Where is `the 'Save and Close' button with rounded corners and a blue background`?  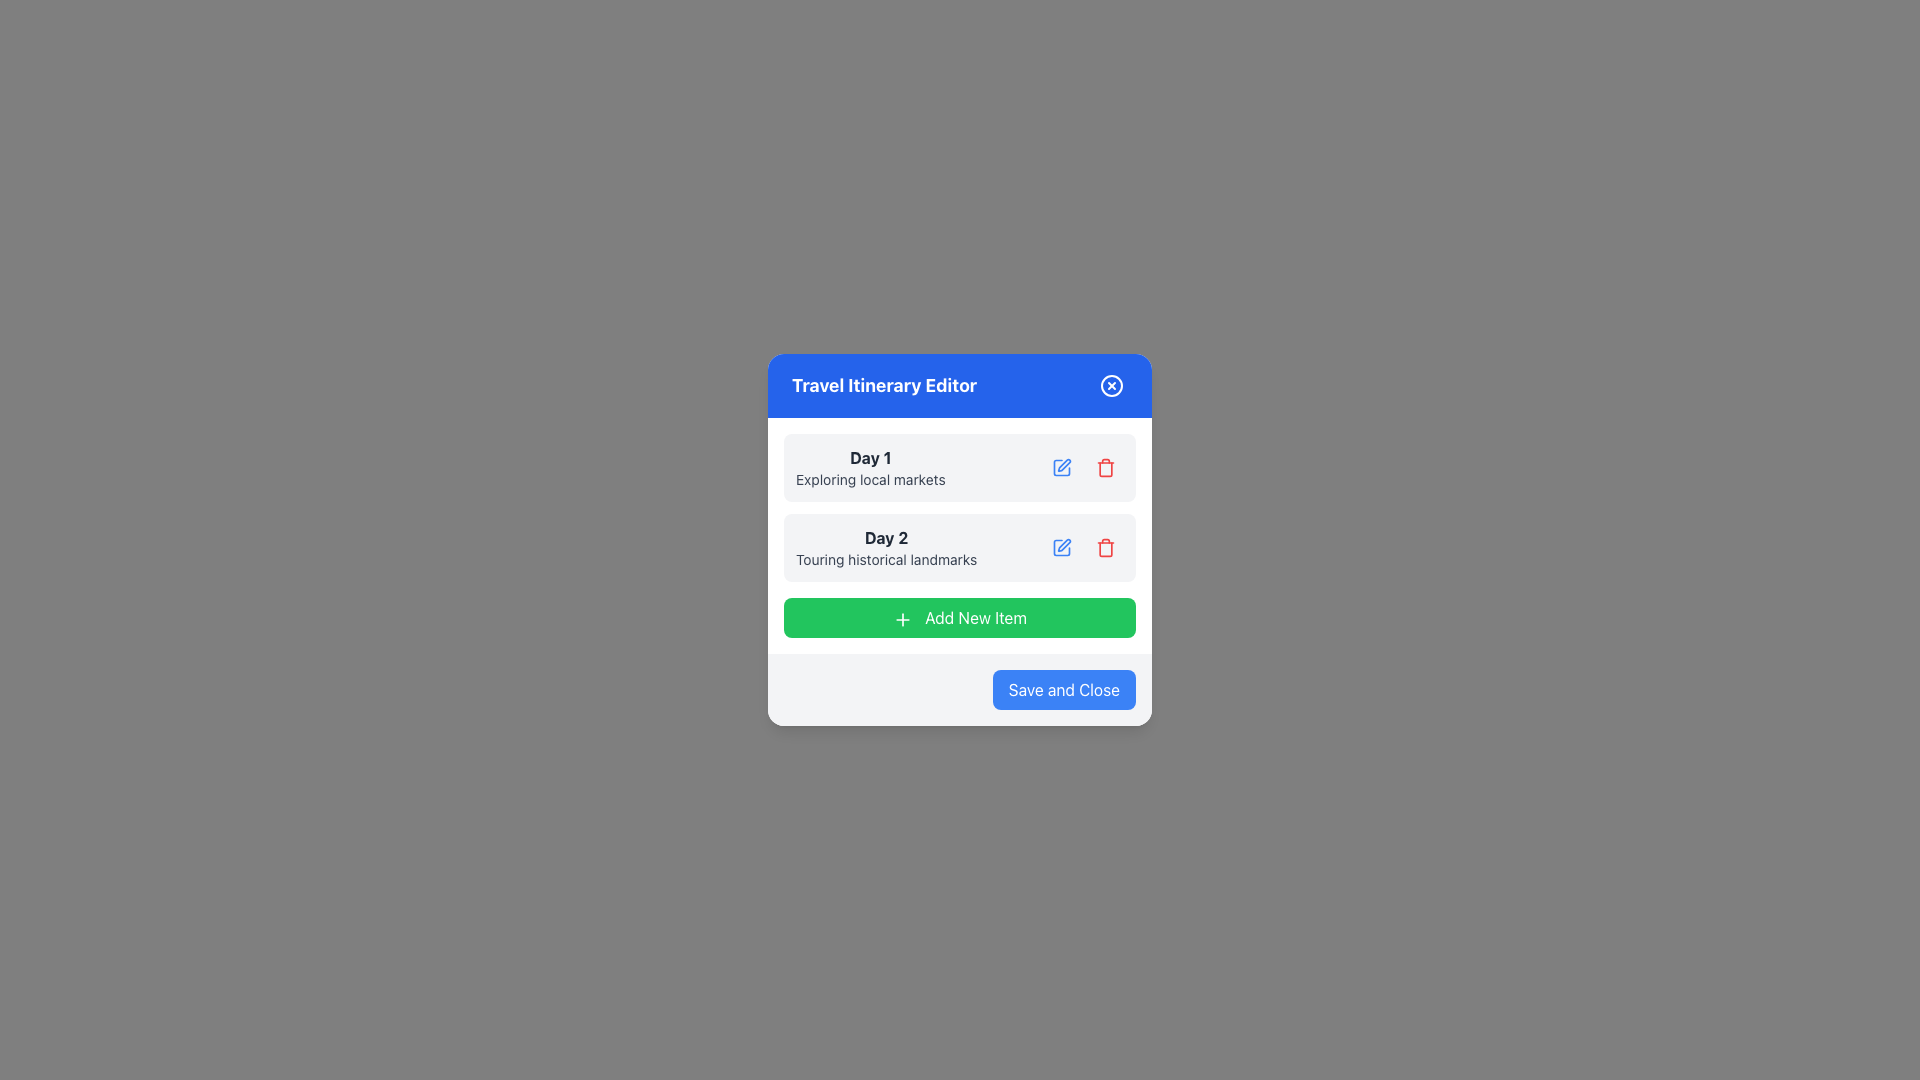
the 'Save and Close' button with rounded corners and a blue background is located at coordinates (1063, 689).